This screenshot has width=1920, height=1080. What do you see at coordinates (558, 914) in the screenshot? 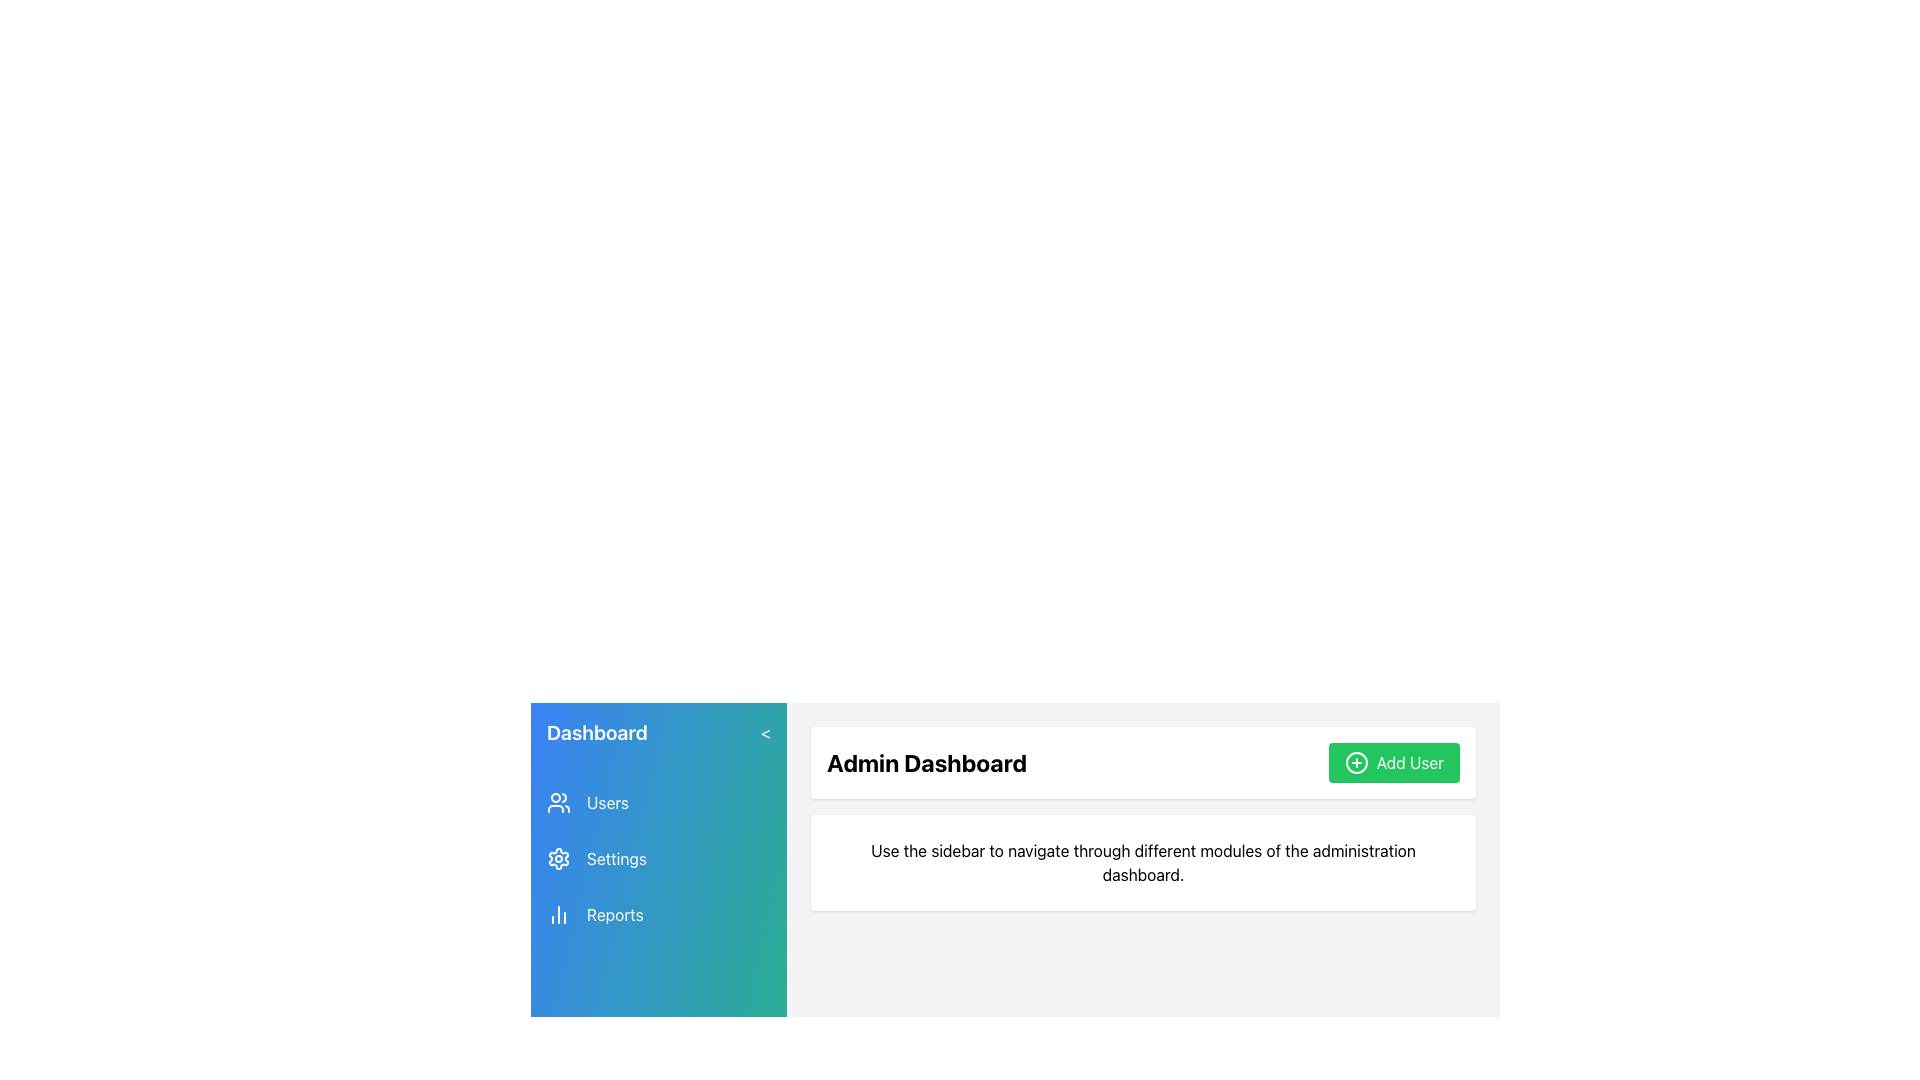
I see `the three-bar chart icon located in the sidebar menu next to the 'Reports' text` at bounding box center [558, 914].